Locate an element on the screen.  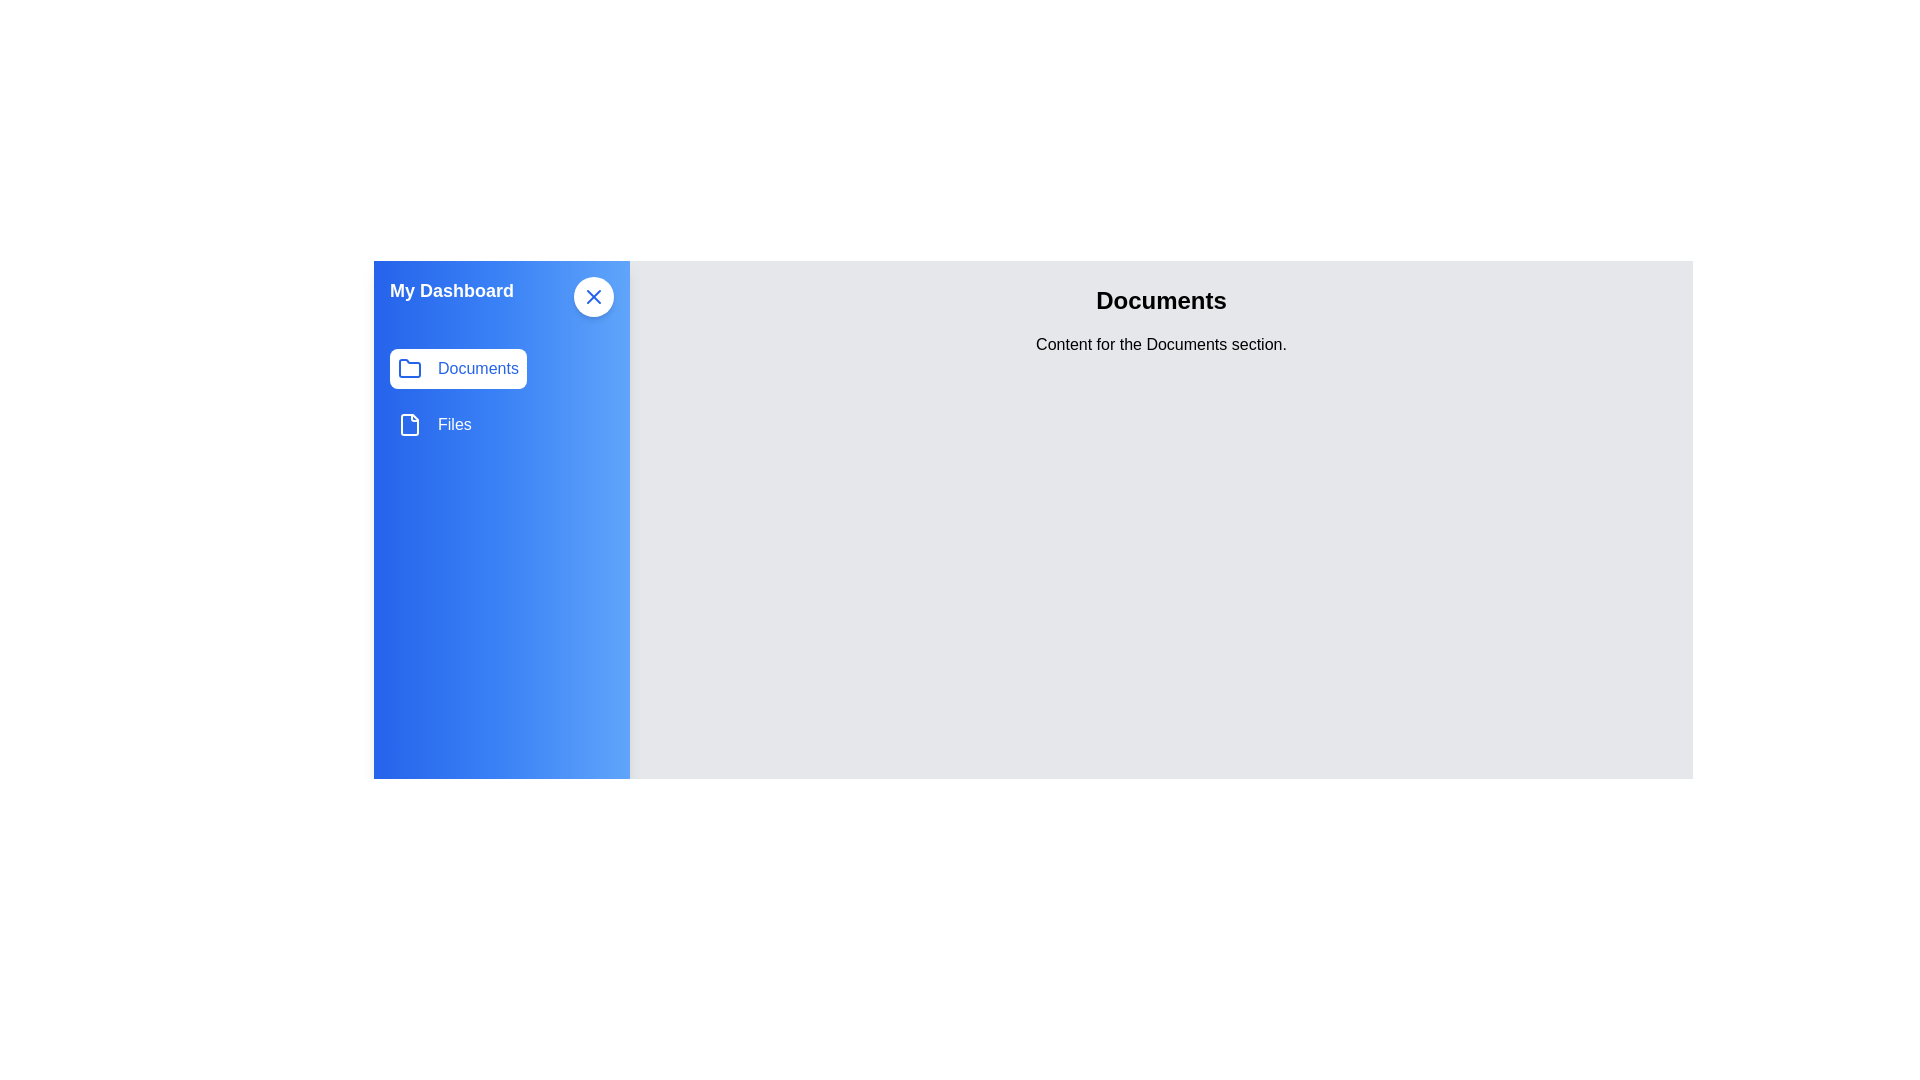
the tab labeled Documents to switch to that section is located at coordinates (456, 369).